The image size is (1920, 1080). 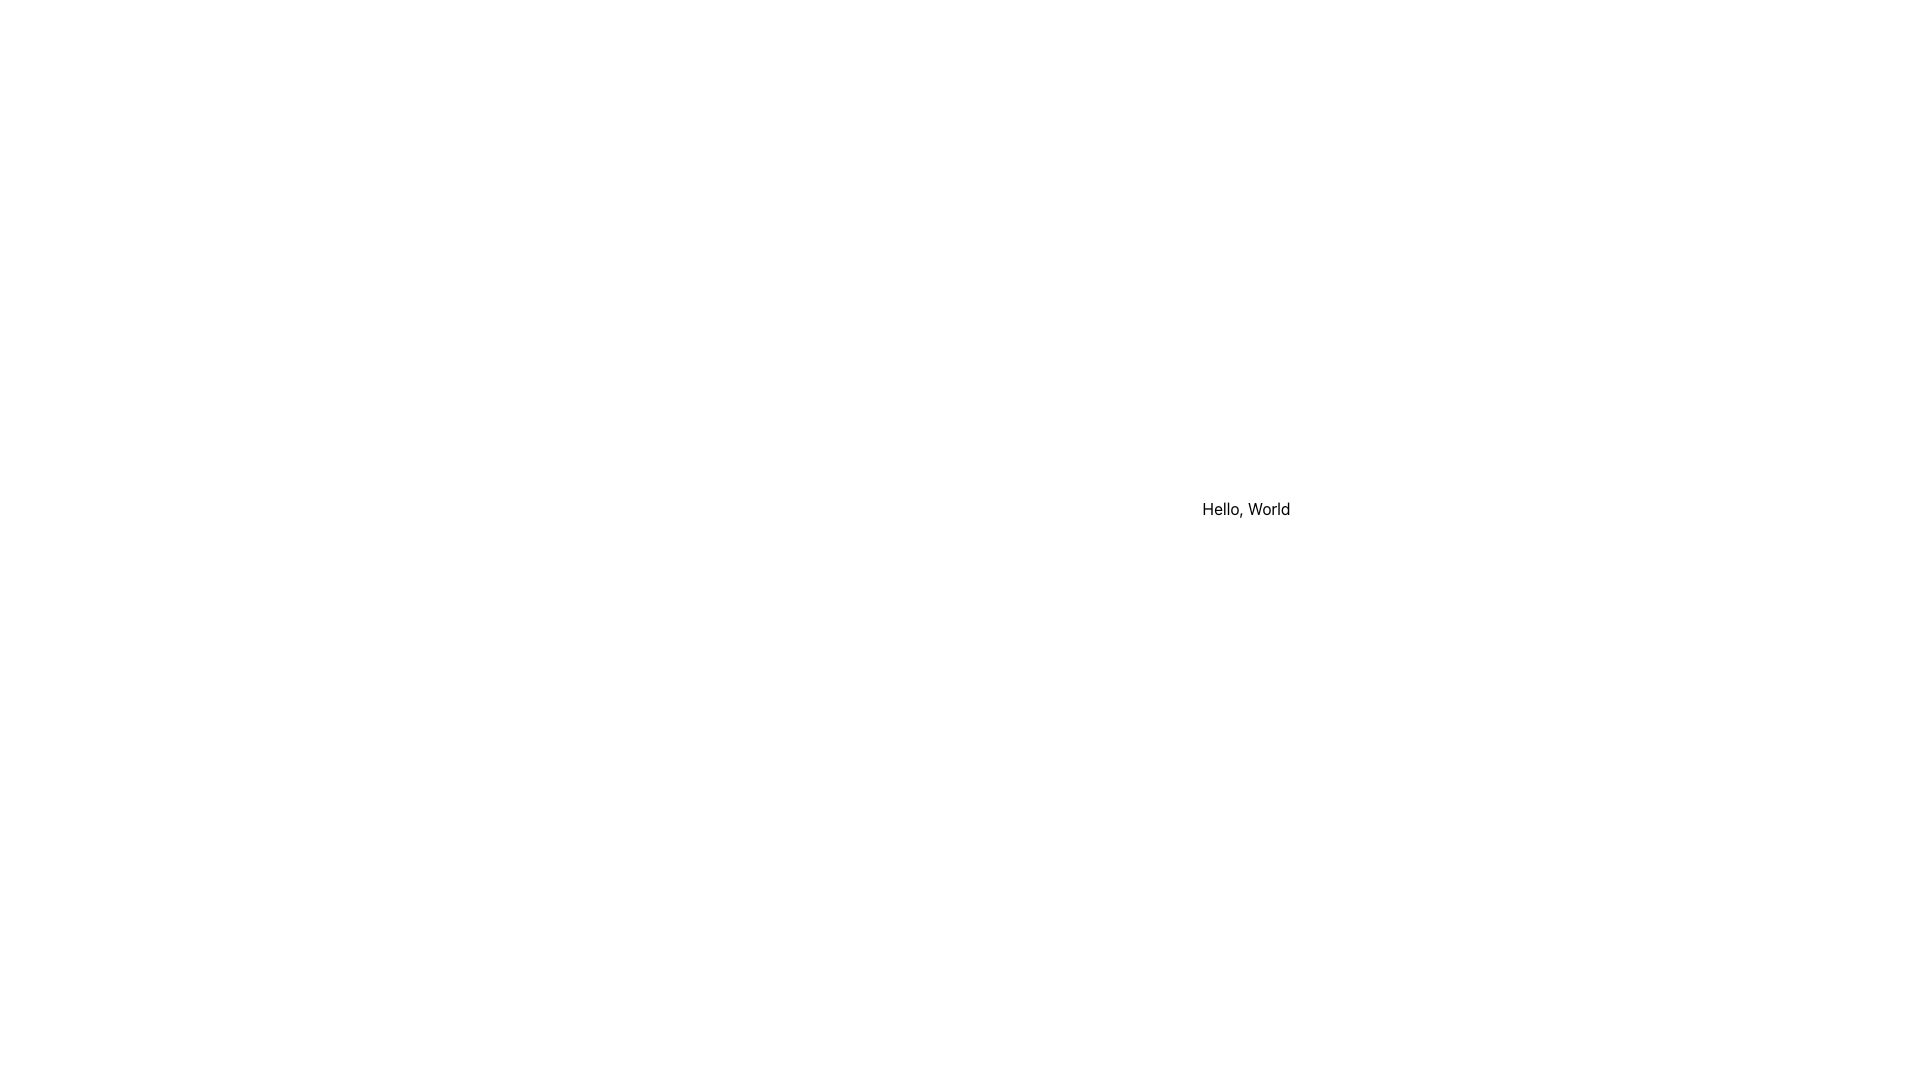 I want to click on the circular SVG element located at the bottom left corner of the interface, so click(x=825, y=1037).